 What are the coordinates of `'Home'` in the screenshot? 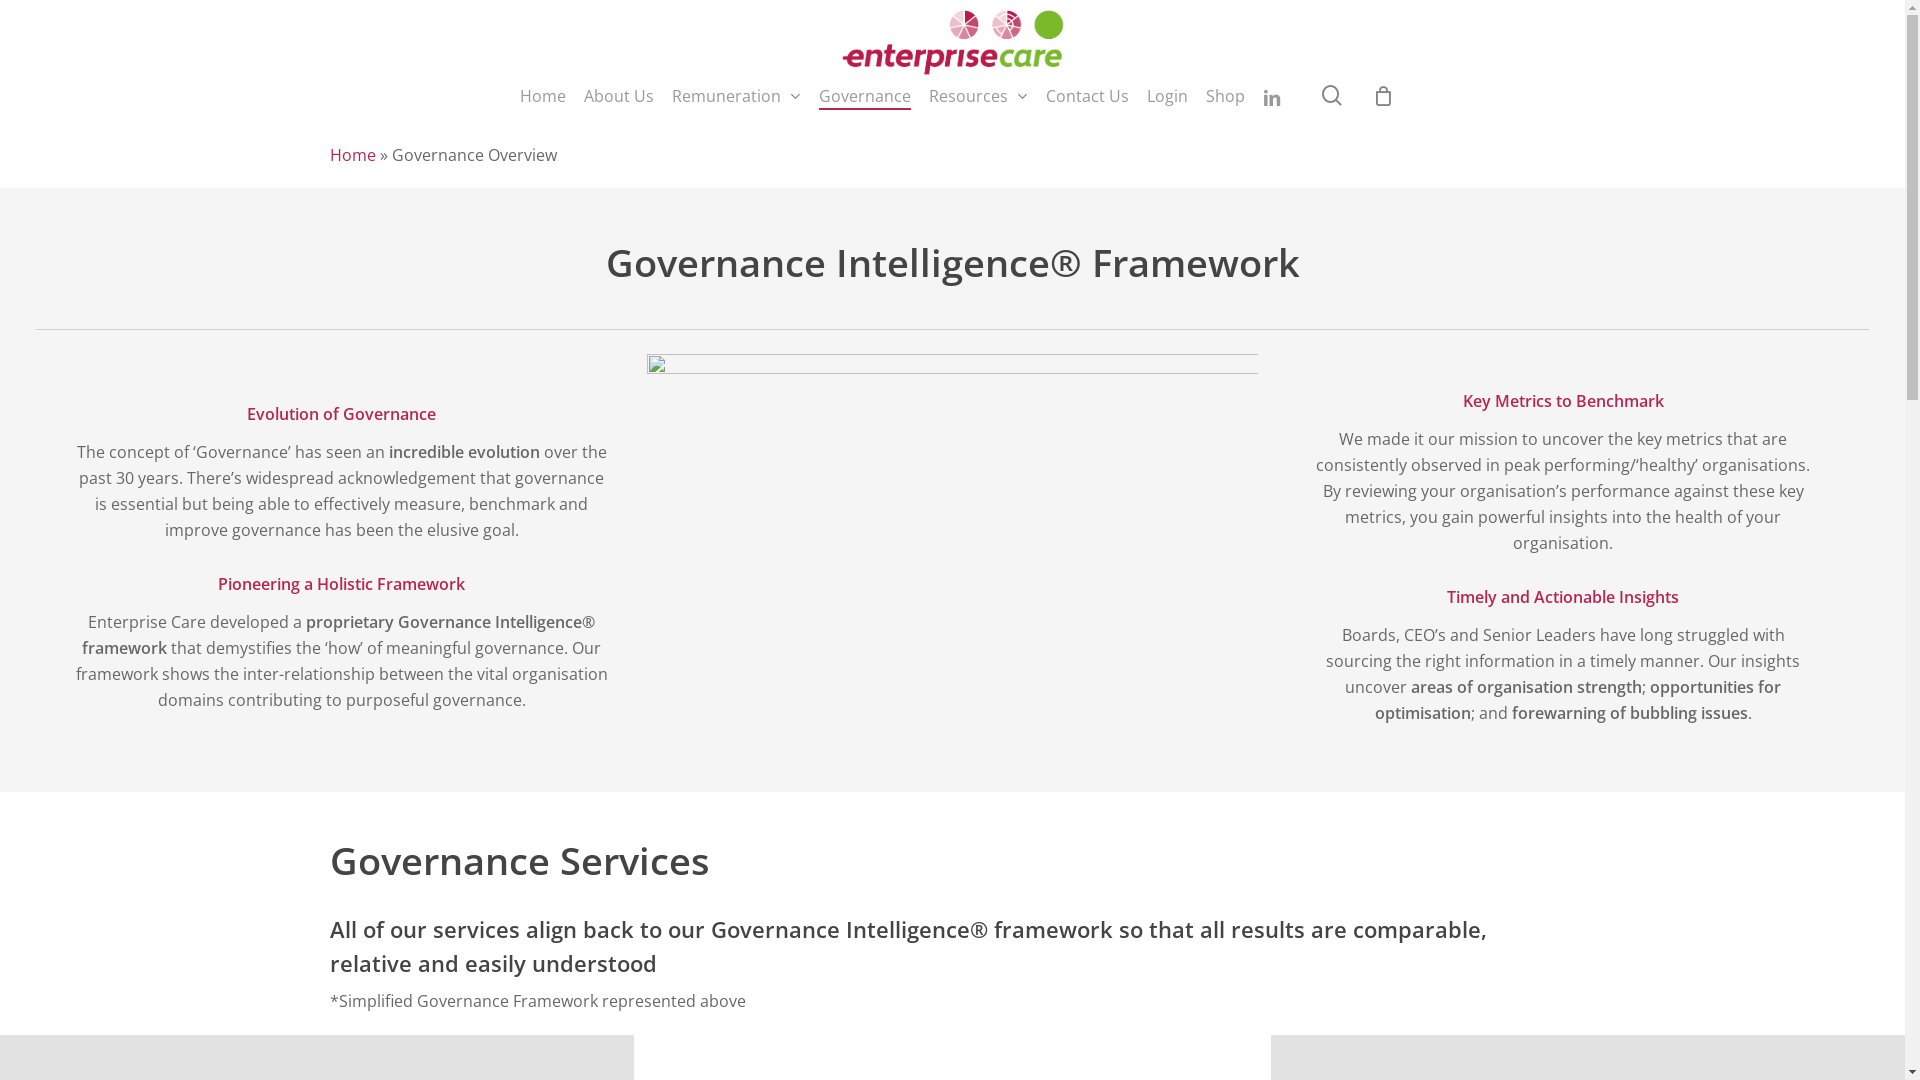 It's located at (542, 96).